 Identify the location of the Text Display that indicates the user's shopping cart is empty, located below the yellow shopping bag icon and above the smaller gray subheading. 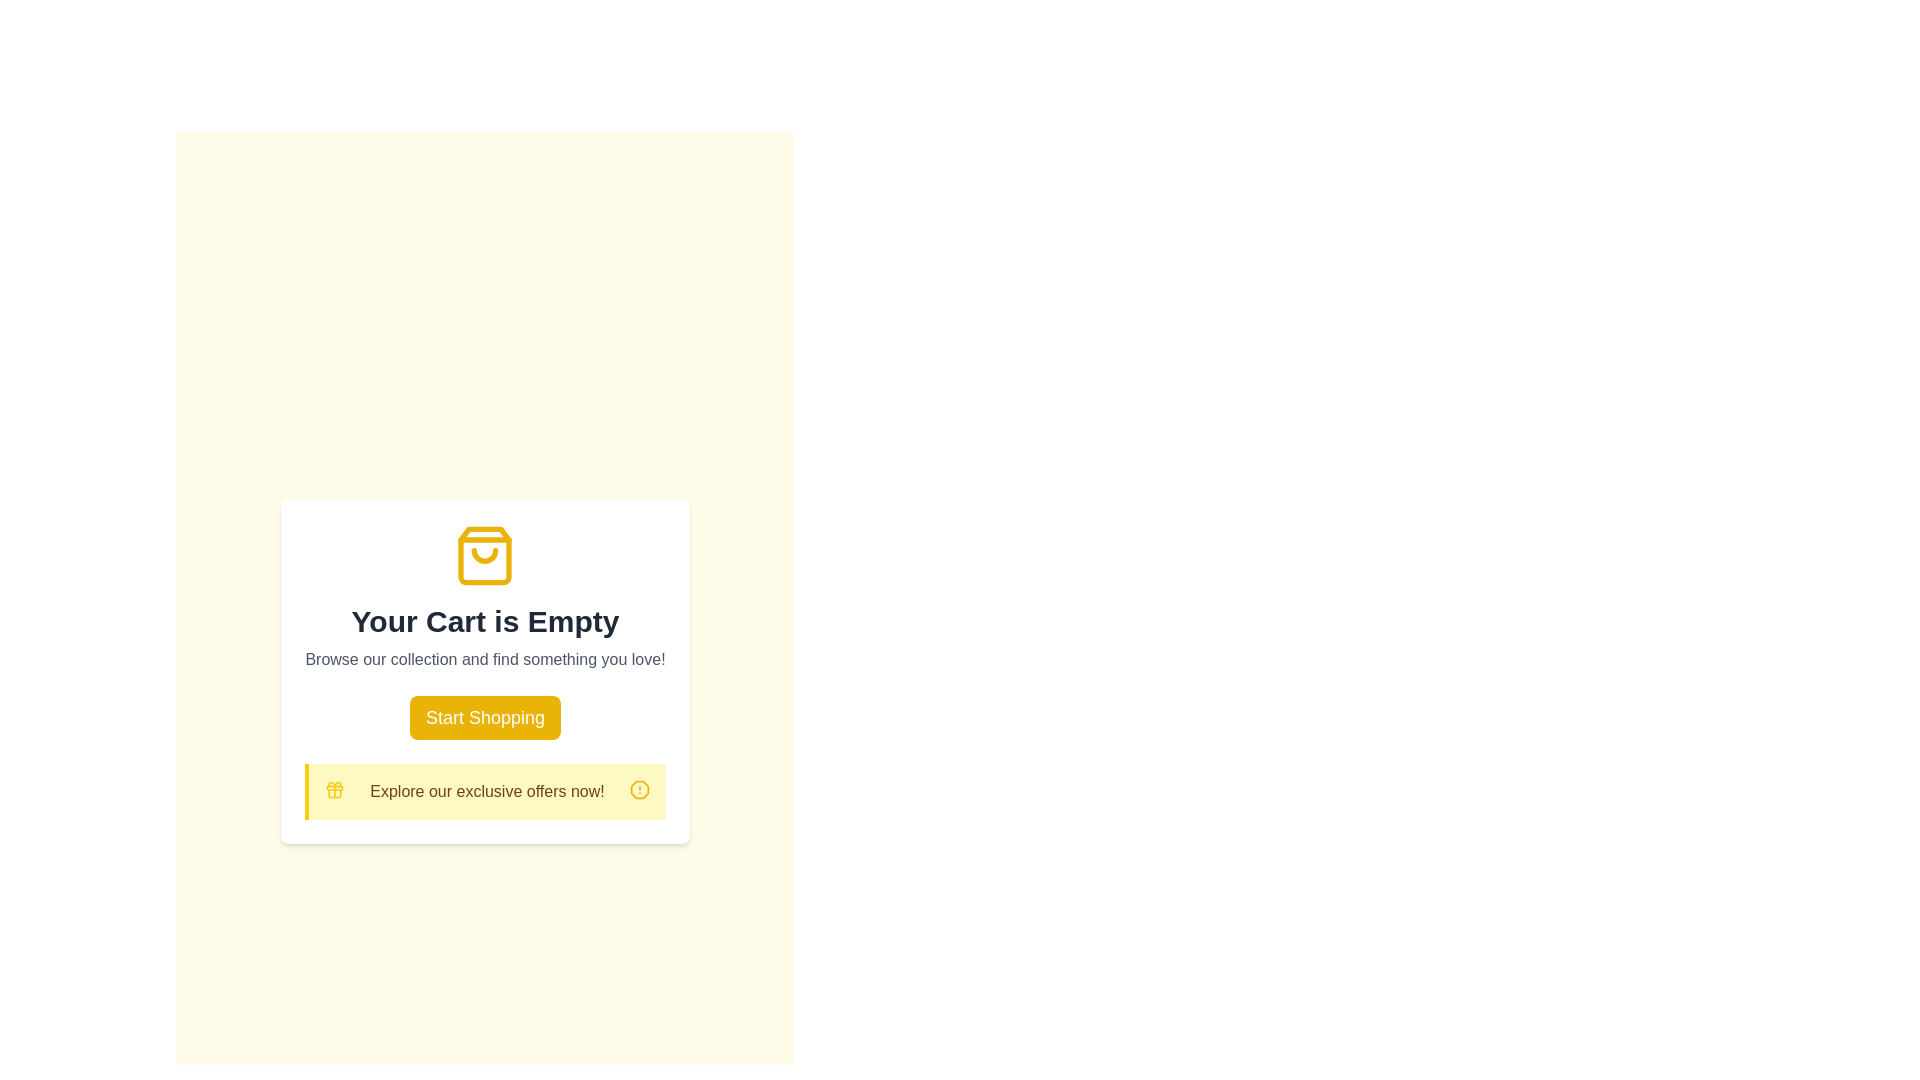
(485, 620).